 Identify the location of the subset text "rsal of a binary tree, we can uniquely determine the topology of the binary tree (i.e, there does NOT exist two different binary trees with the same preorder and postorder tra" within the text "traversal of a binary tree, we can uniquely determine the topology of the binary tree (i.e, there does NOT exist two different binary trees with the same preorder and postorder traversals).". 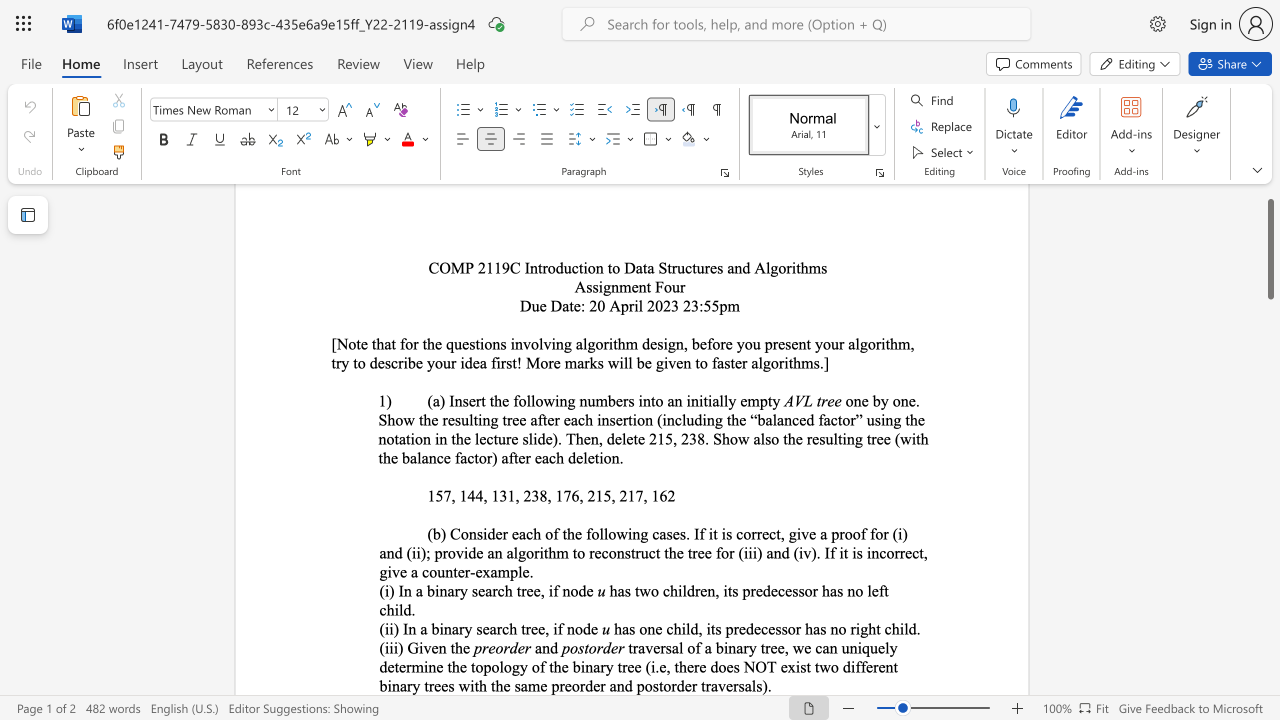
(660, 648).